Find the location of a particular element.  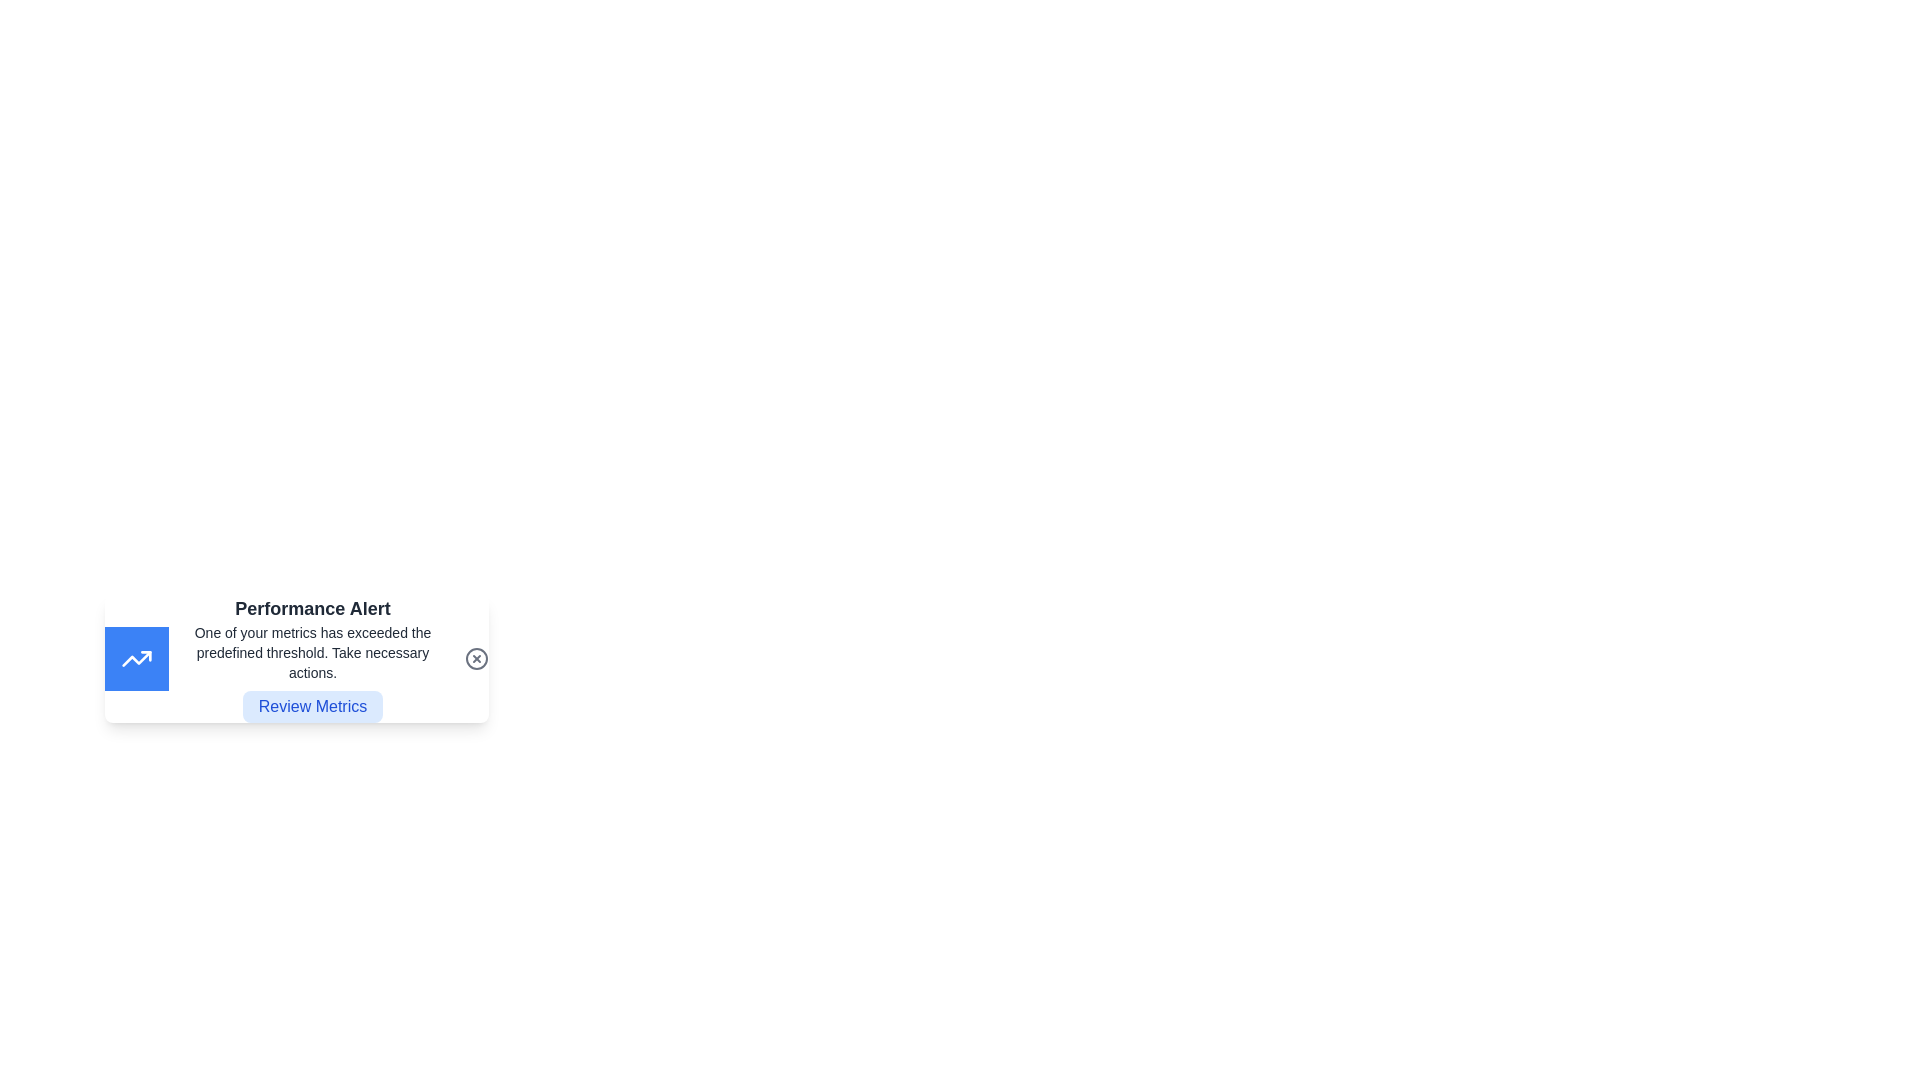

the 'Review Metrics' button to navigate to the metrics review page is located at coordinates (311, 705).